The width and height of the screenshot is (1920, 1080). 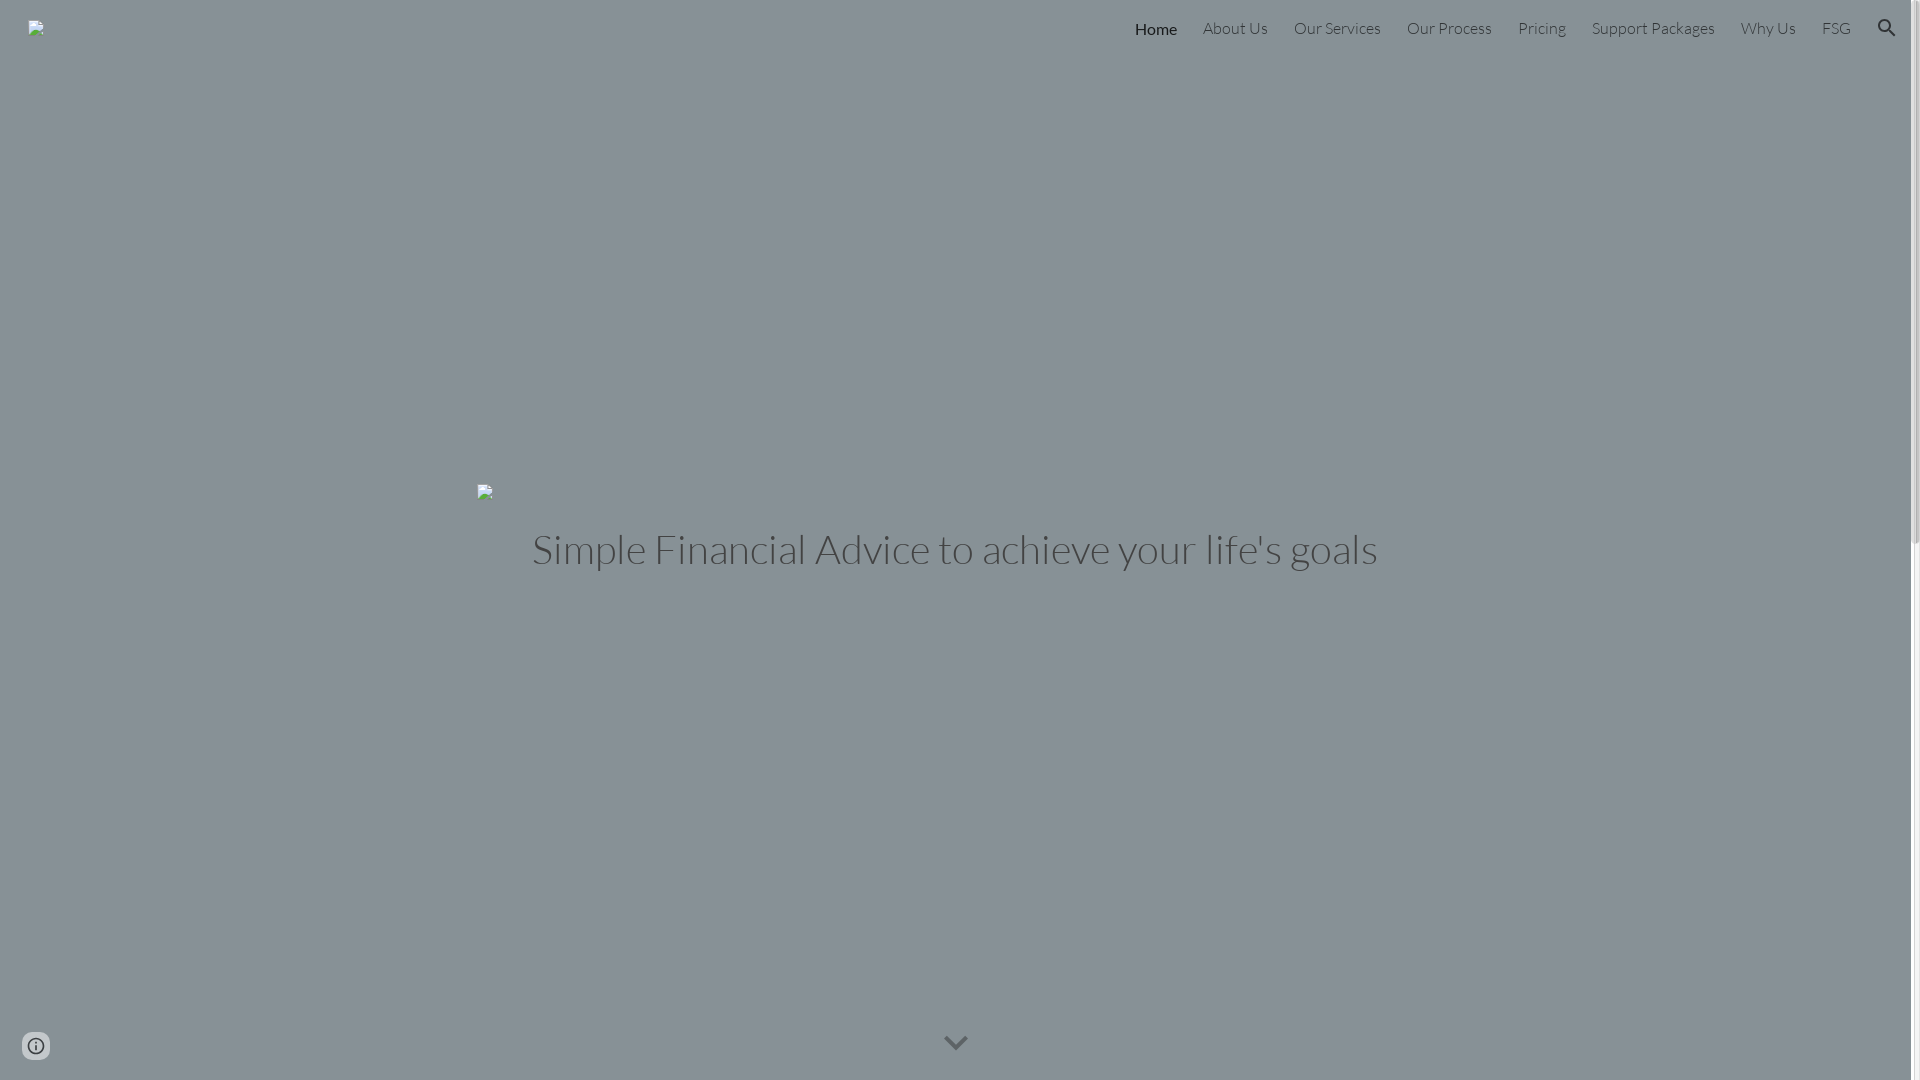 What do you see at coordinates (1591, 27) in the screenshot?
I see `'Support Packages'` at bounding box center [1591, 27].